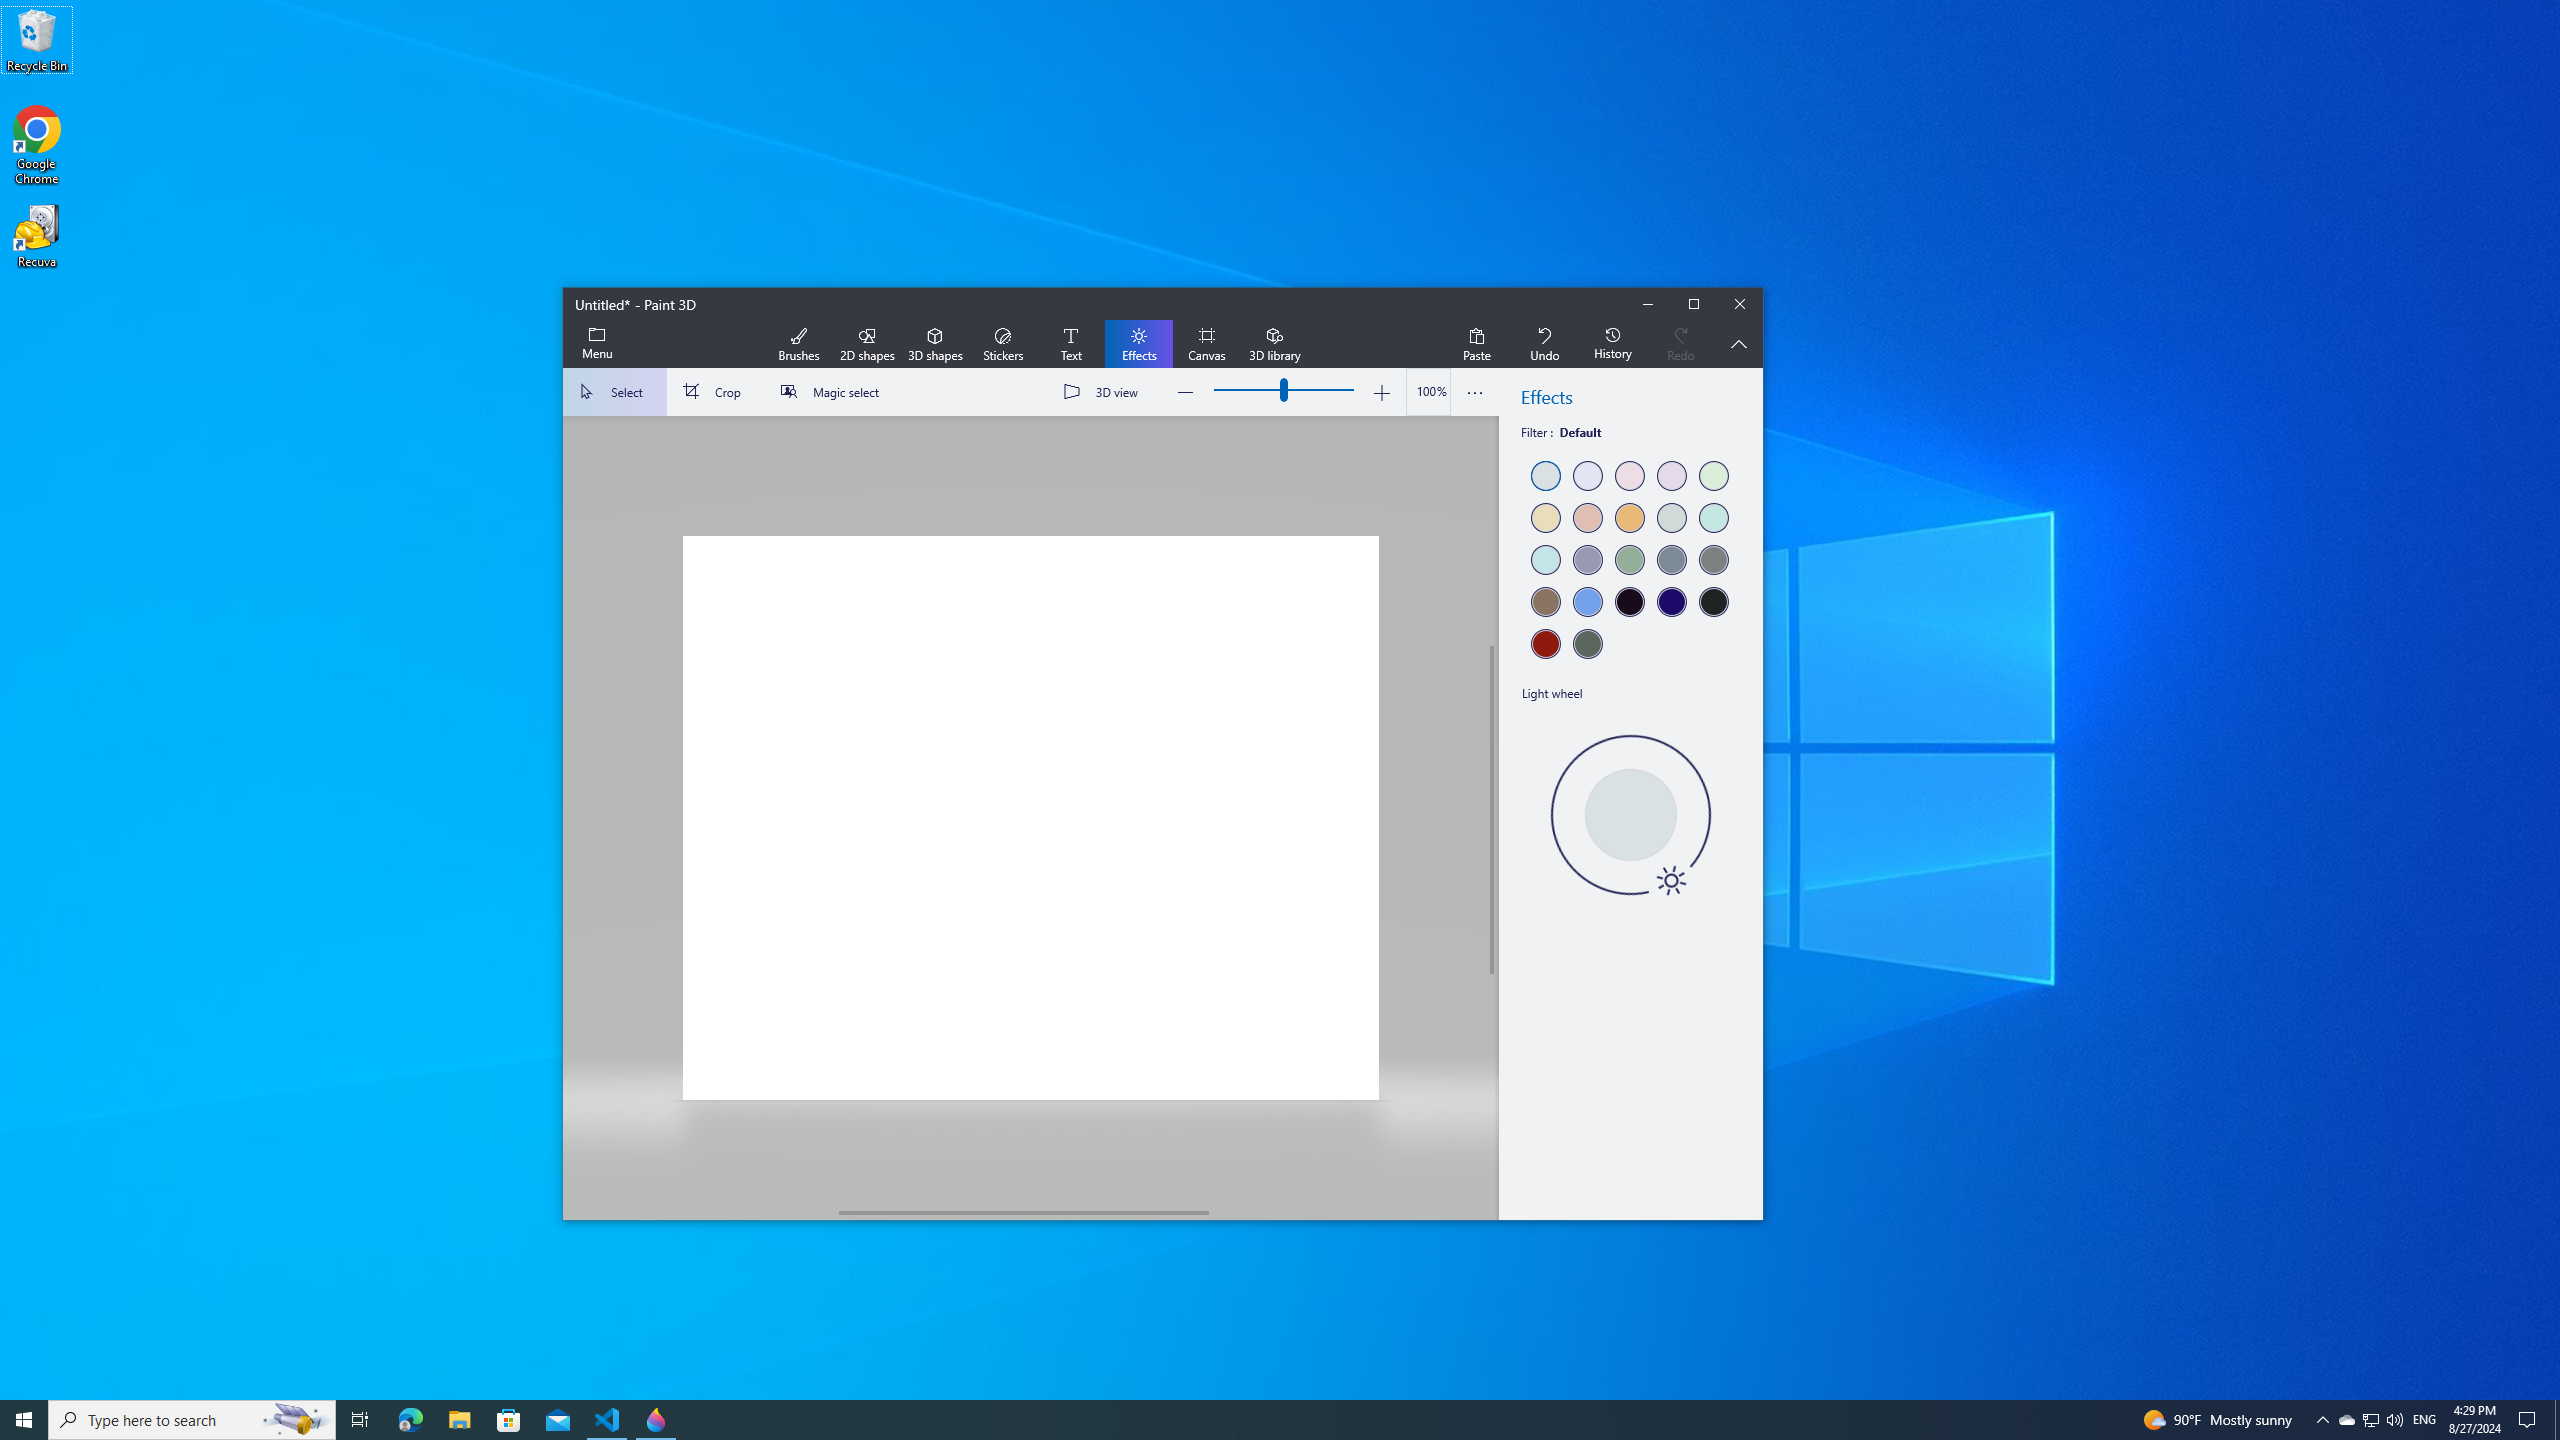  Describe the element at coordinates (409, 1418) in the screenshot. I see `'Microsoft Edge'` at that location.